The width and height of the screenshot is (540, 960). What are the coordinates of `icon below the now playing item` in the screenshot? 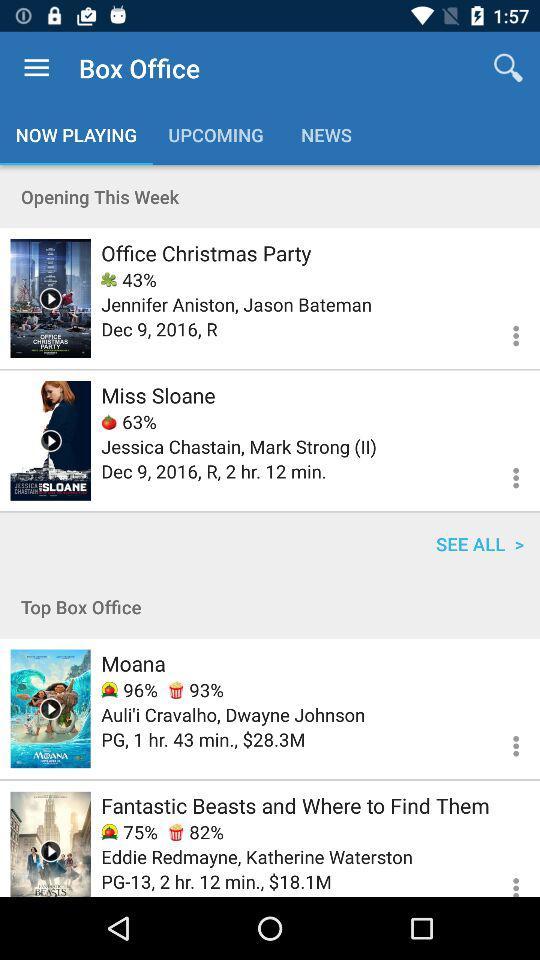 It's located at (270, 196).